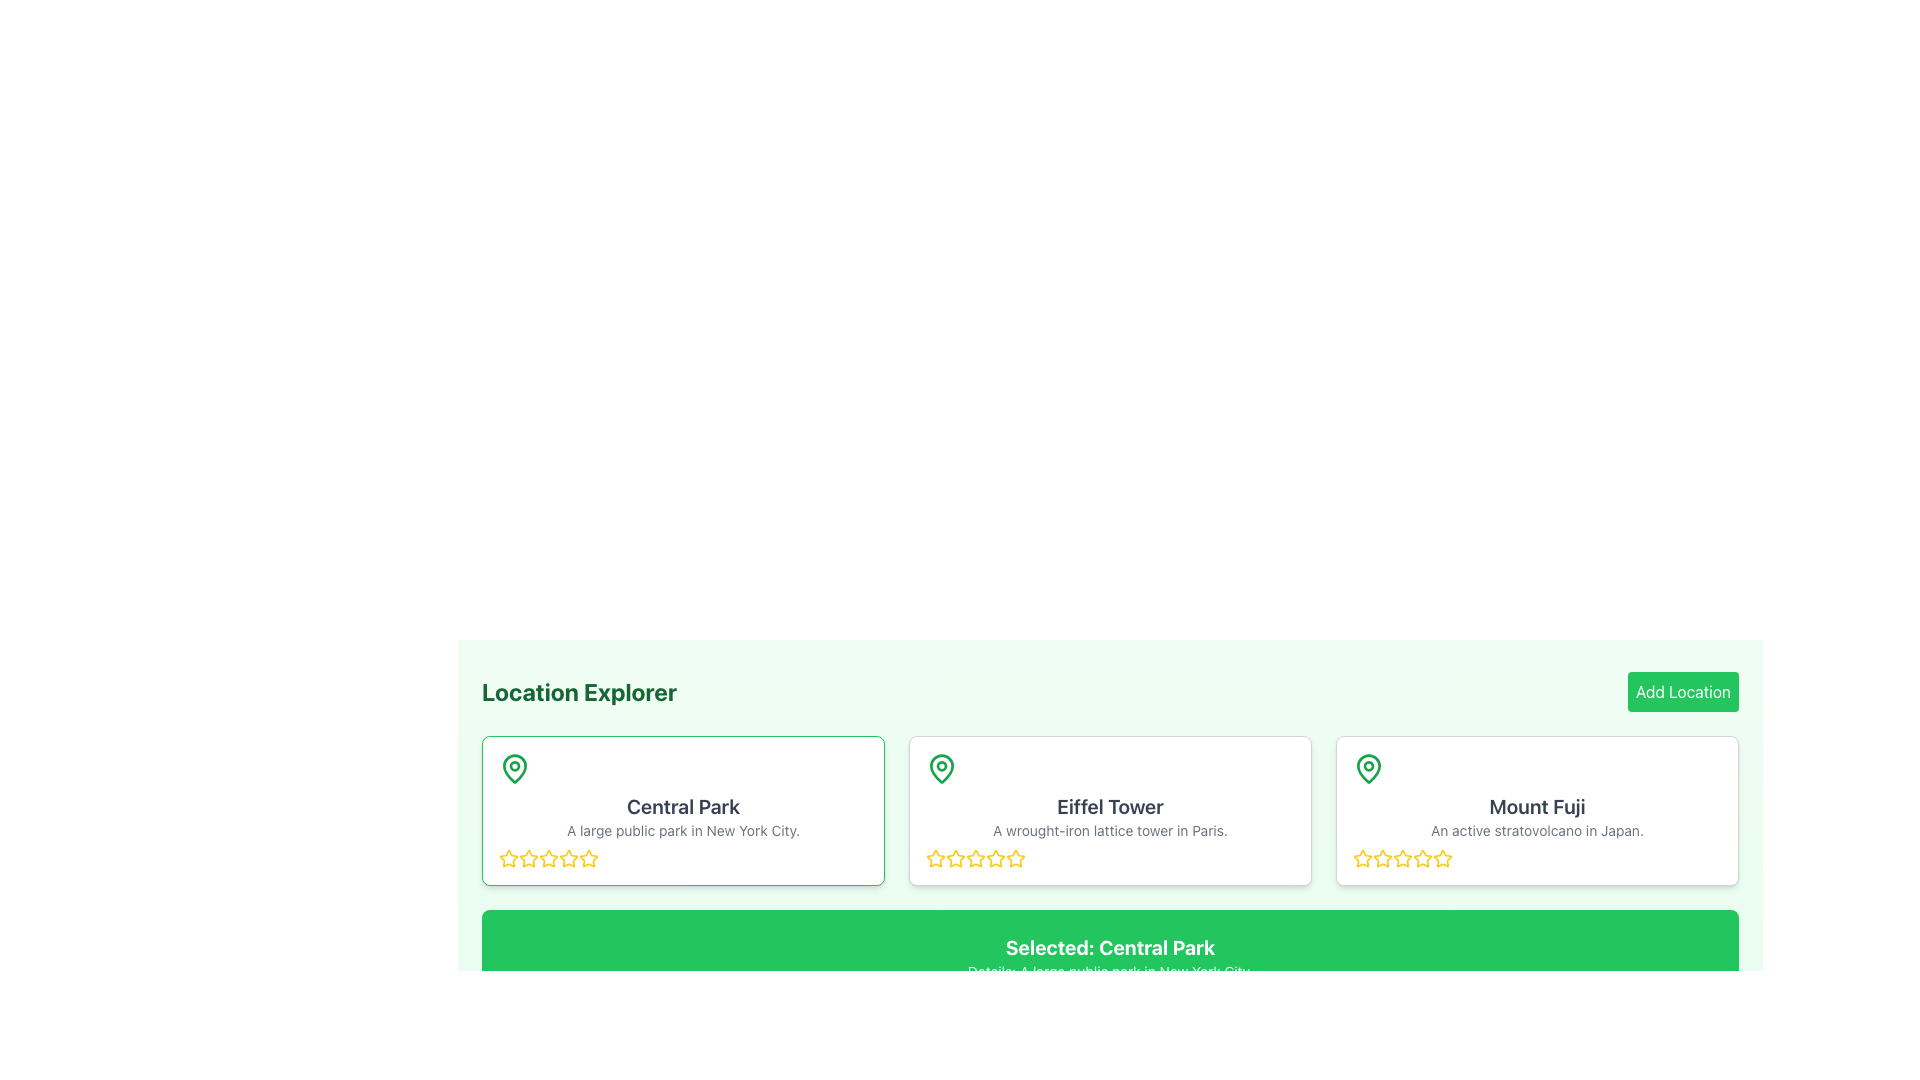 Image resolution: width=1920 pixels, height=1080 pixels. Describe the element at coordinates (1367, 767) in the screenshot. I see `the green map pin icon located in the top left corner of the 'Mount Fuji' card, above the title text 'Mount Fuji'` at that location.